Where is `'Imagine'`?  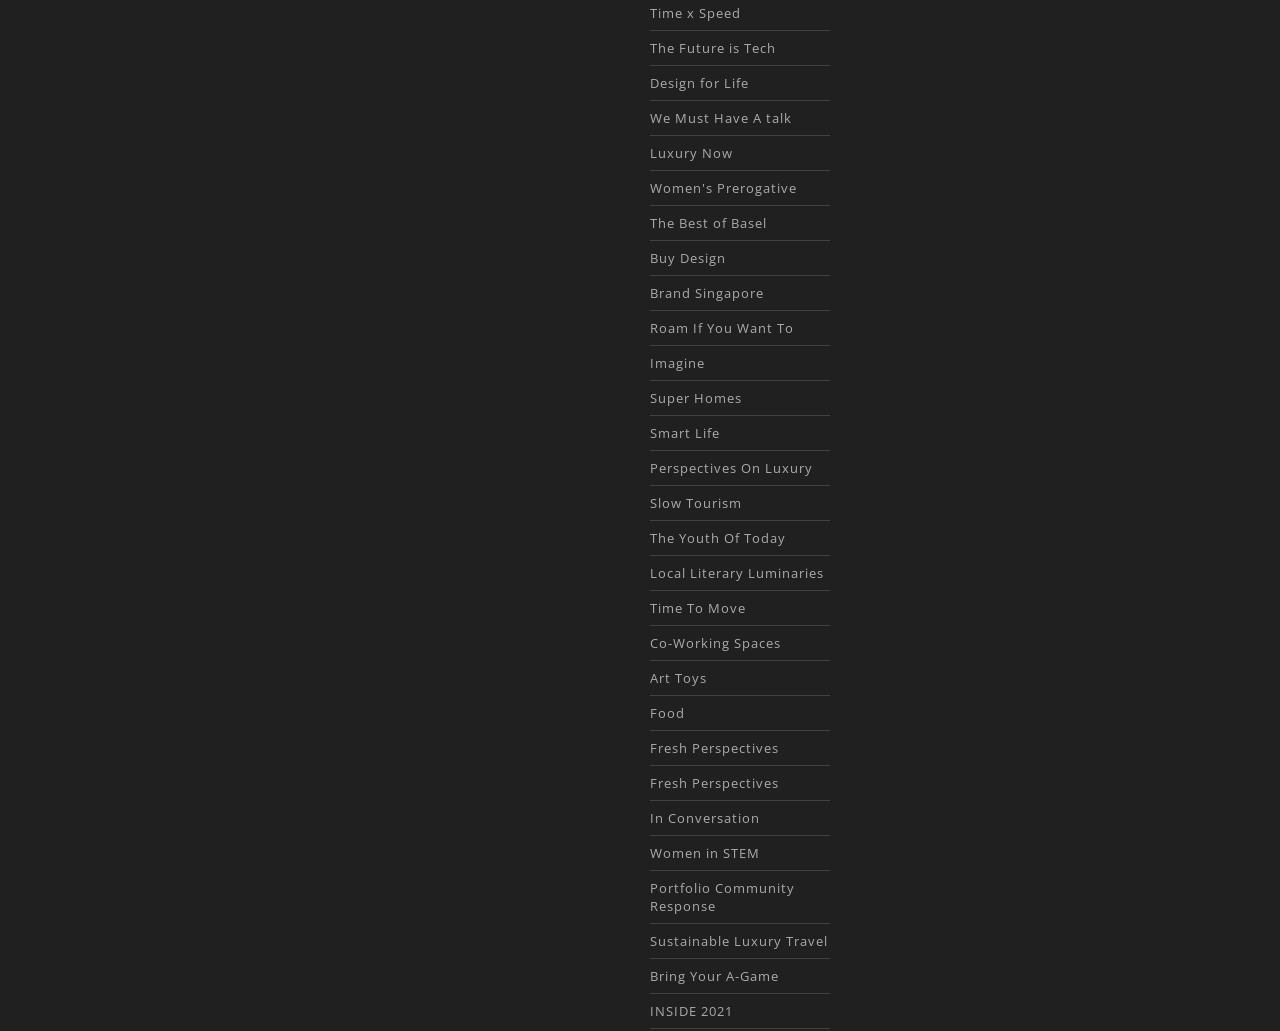
'Imagine' is located at coordinates (648, 362).